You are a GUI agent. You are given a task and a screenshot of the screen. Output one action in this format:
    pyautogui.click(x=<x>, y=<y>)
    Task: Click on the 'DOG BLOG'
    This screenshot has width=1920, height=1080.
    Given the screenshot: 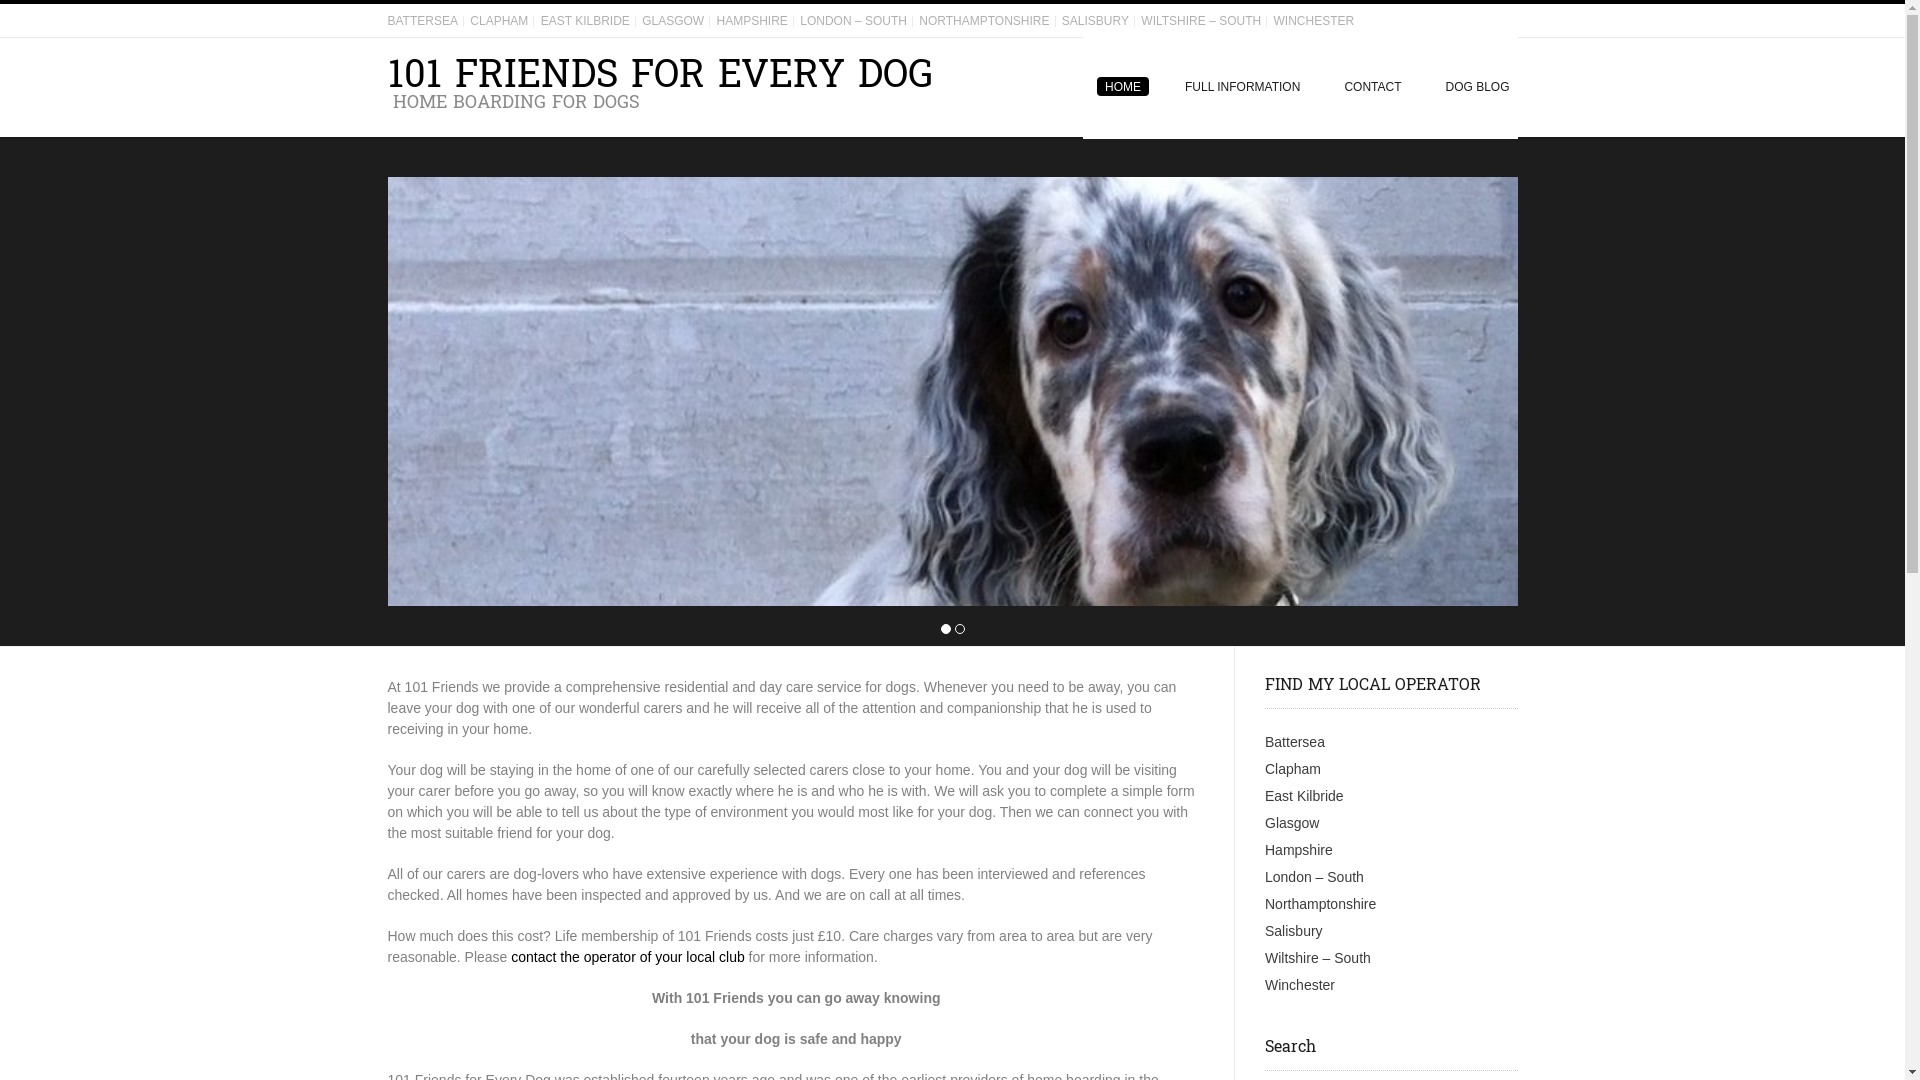 What is the action you would take?
    pyautogui.click(x=1469, y=86)
    